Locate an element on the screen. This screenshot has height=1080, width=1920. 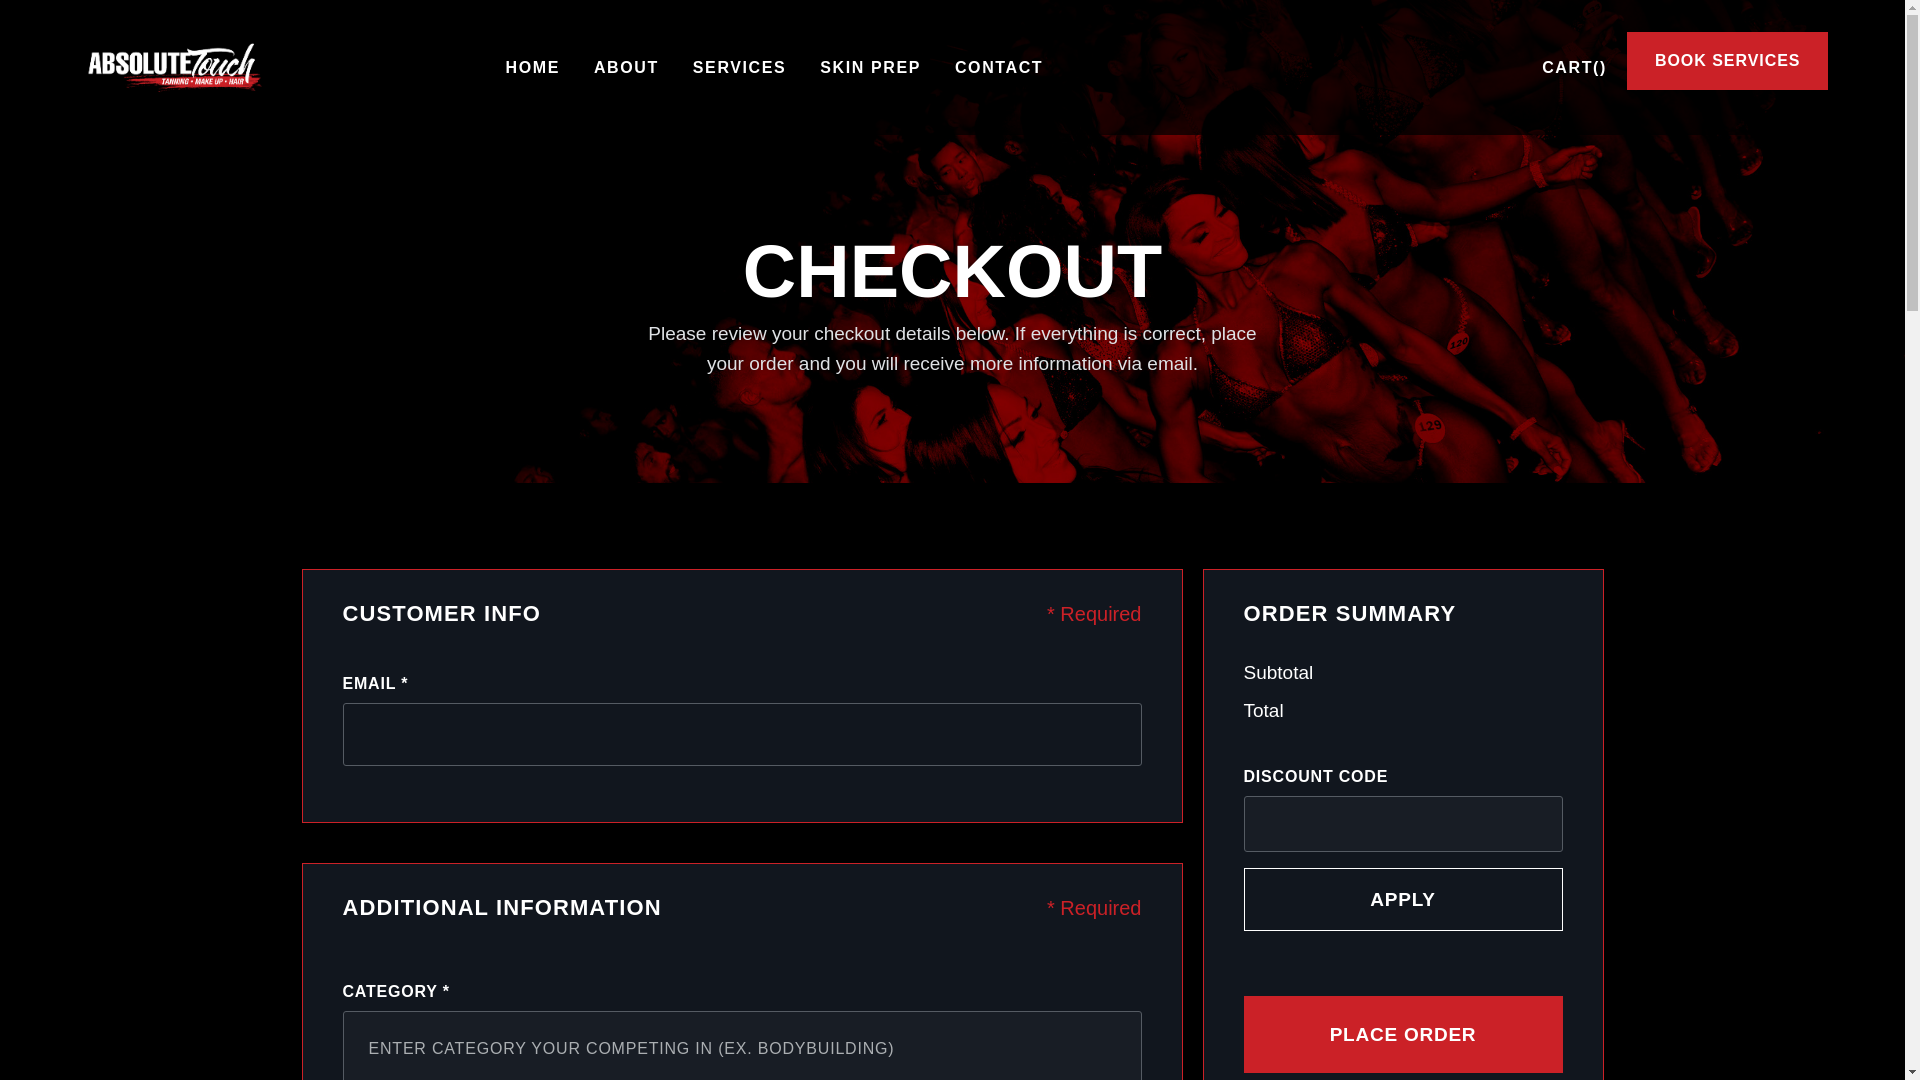
'SERVICES' is located at coordinates (738, 67).